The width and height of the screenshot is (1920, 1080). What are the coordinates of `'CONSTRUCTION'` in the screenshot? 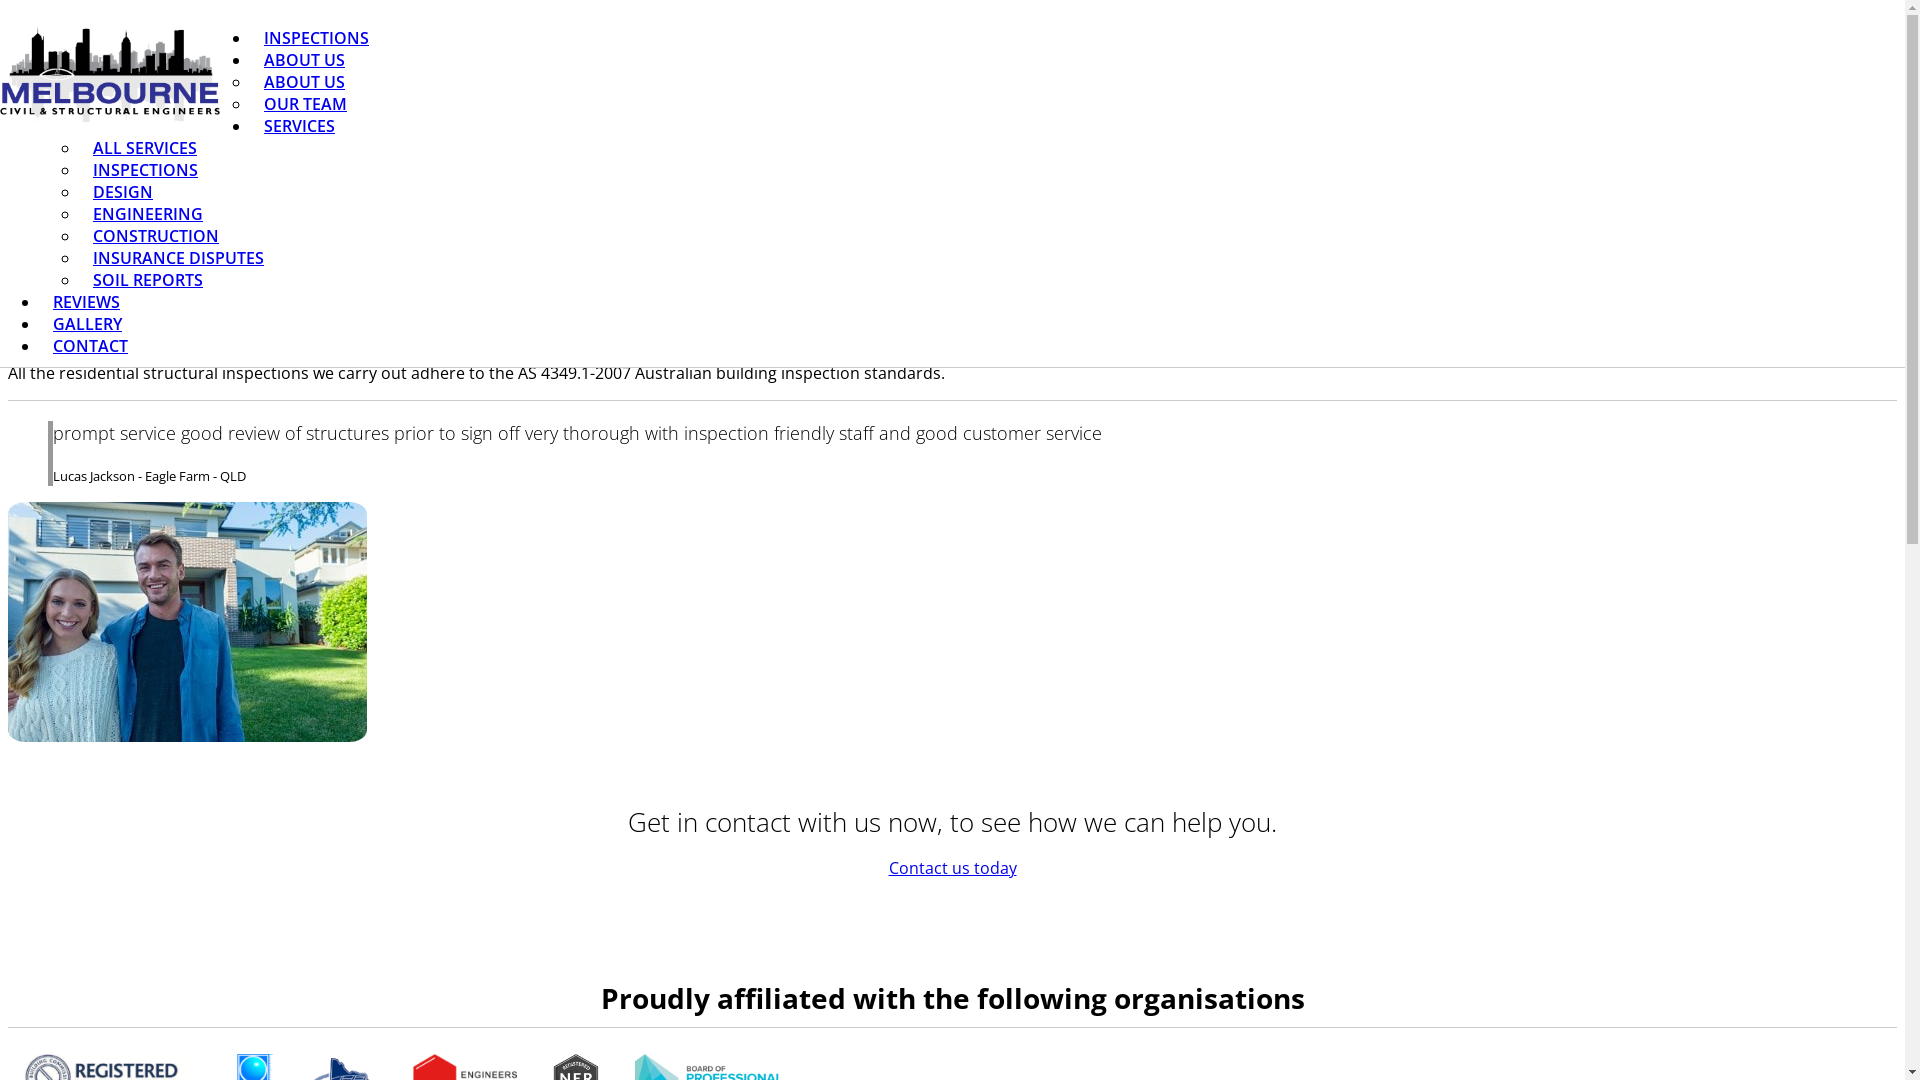 It's located at (155, 234).